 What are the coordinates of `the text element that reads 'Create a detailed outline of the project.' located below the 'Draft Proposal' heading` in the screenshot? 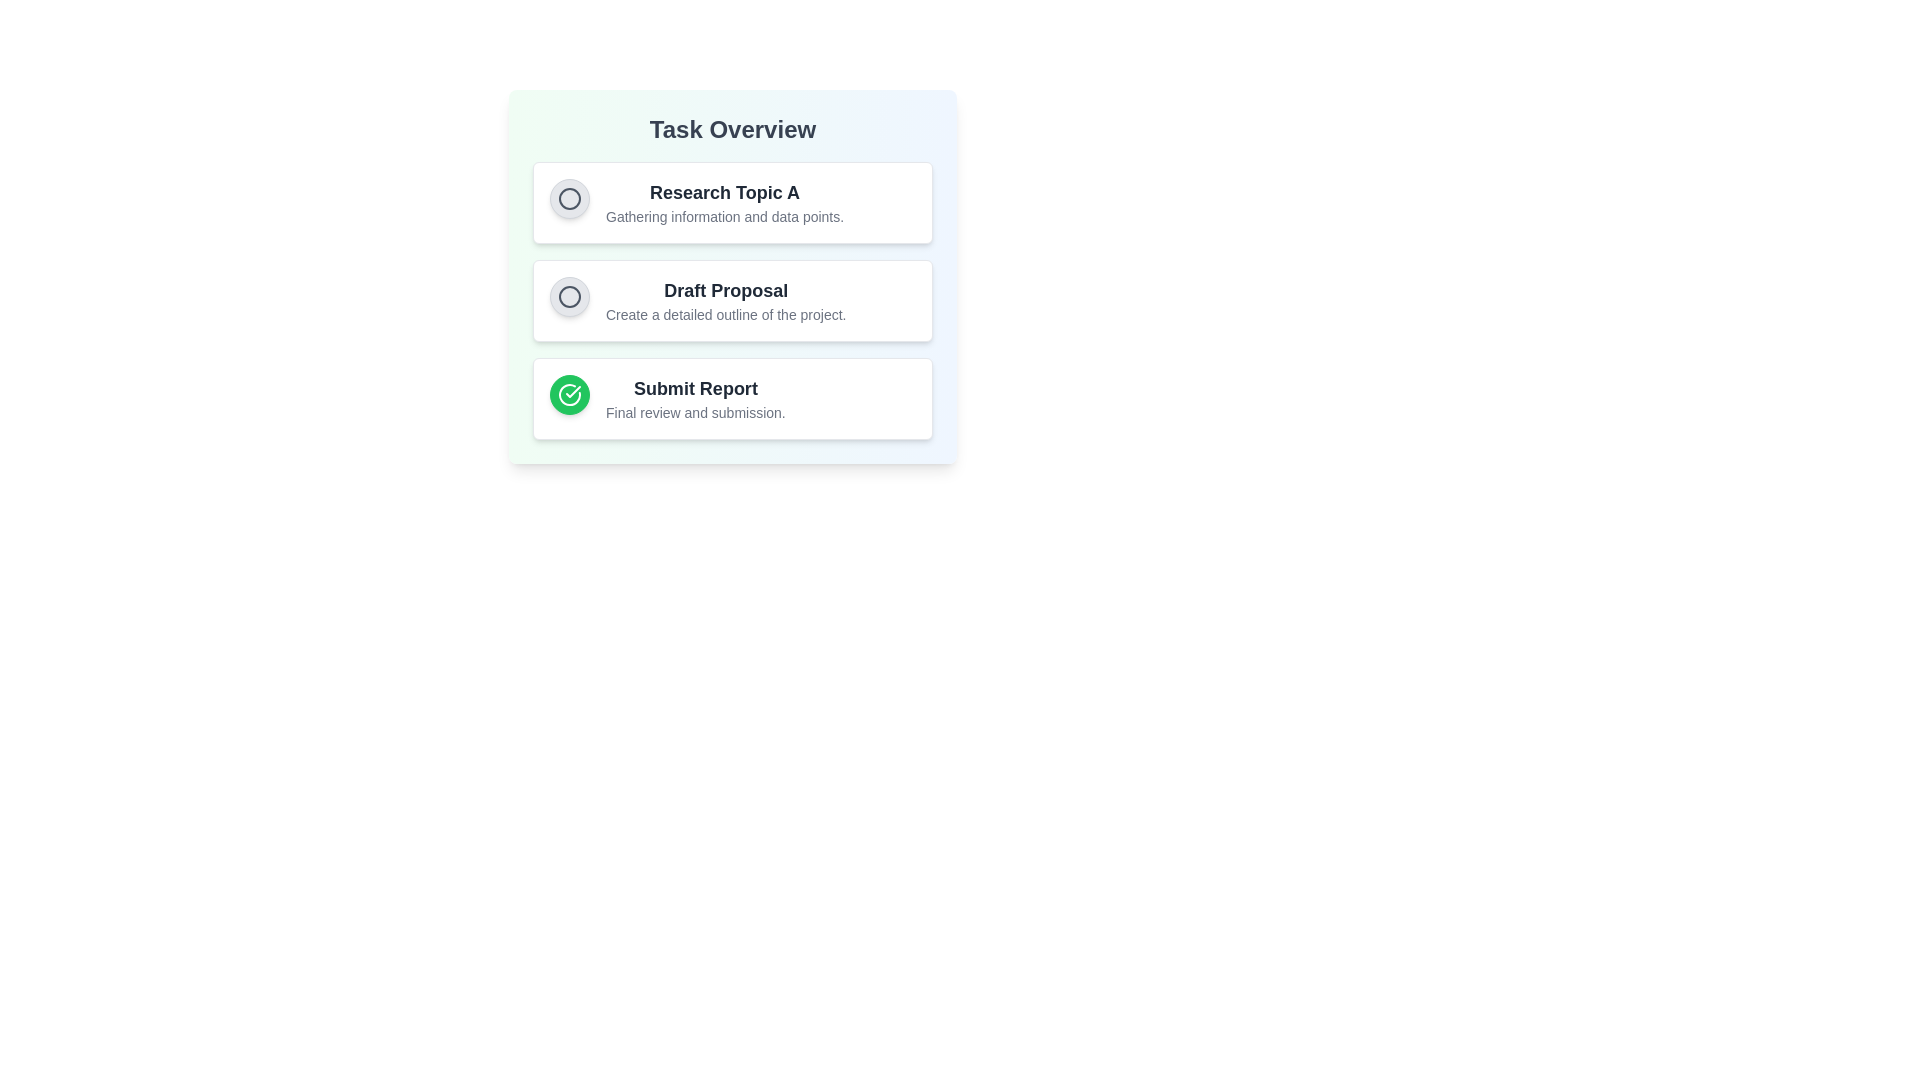 It's located at (725, 315).